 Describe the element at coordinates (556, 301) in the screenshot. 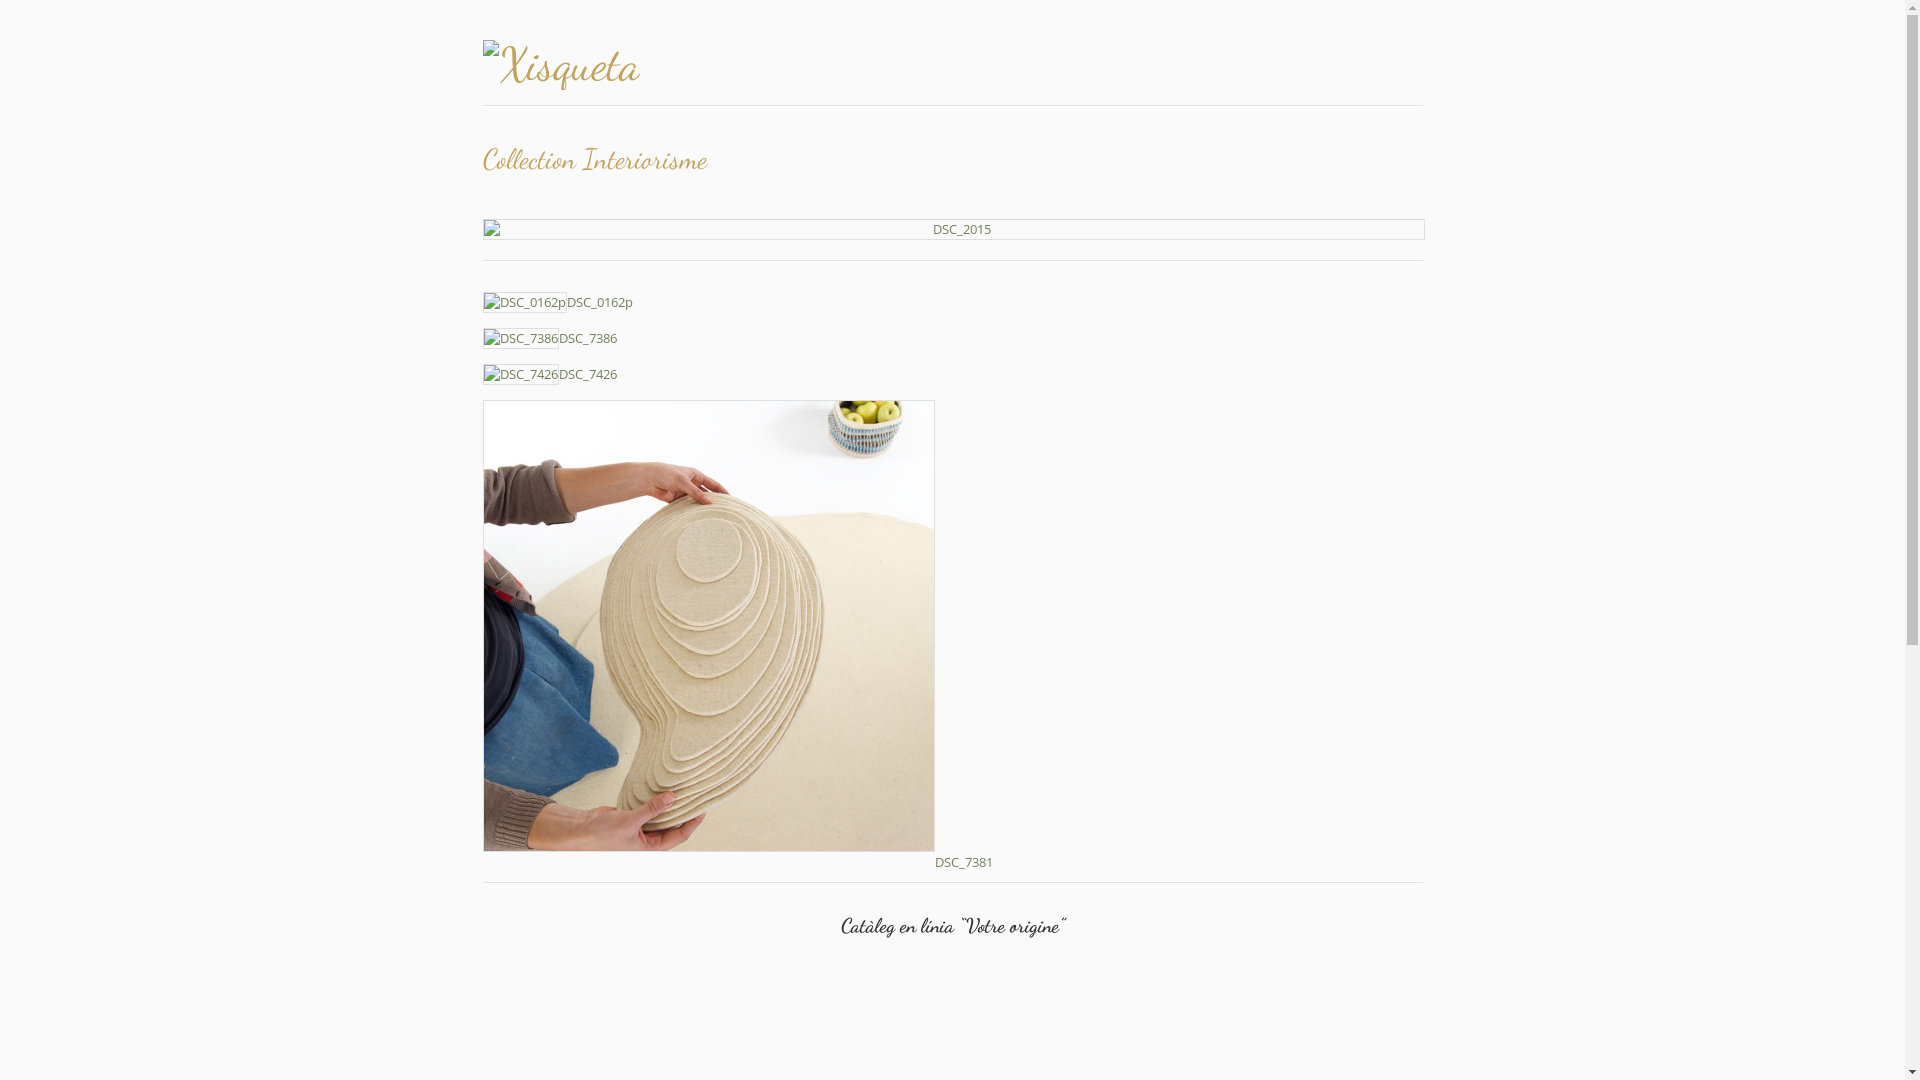

I see `'DSC_0162p'` at that location.